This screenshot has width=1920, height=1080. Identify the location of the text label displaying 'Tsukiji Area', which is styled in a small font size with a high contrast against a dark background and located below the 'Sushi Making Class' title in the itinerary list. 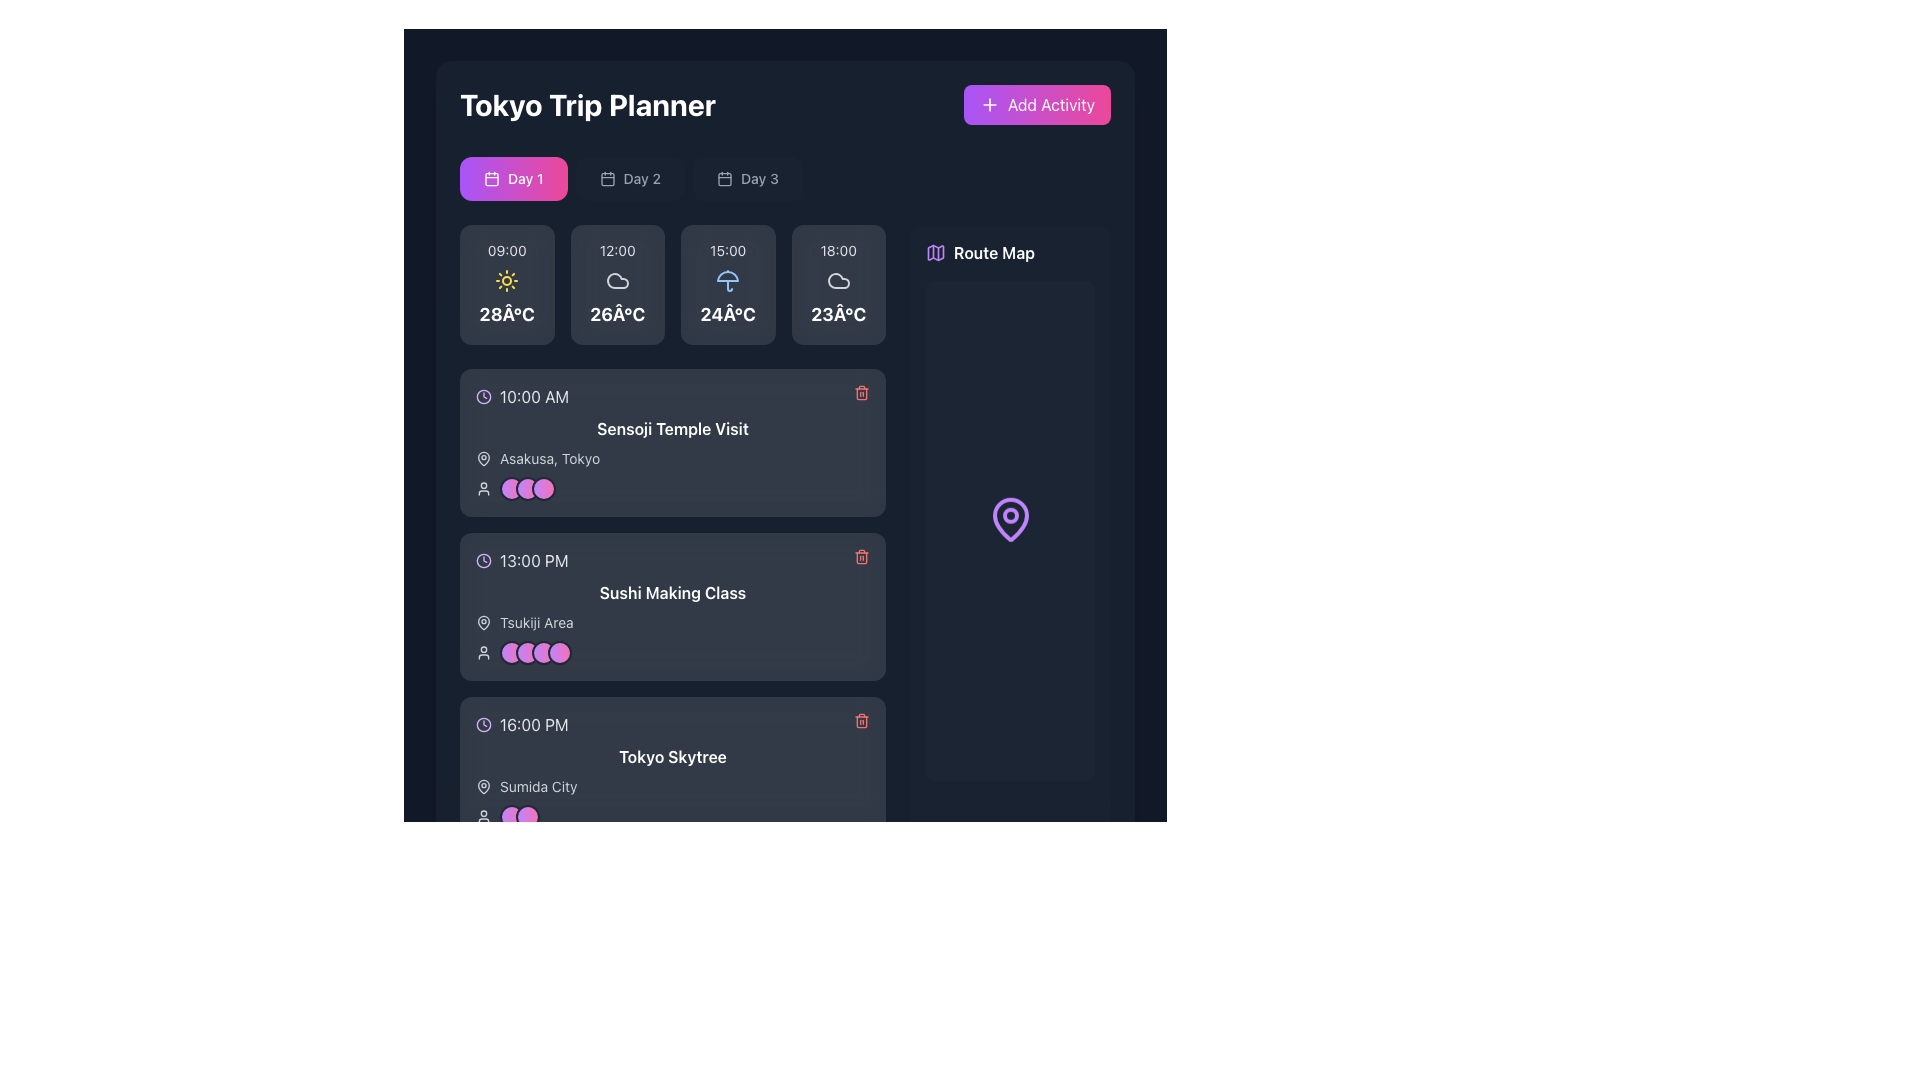
(536, 622).